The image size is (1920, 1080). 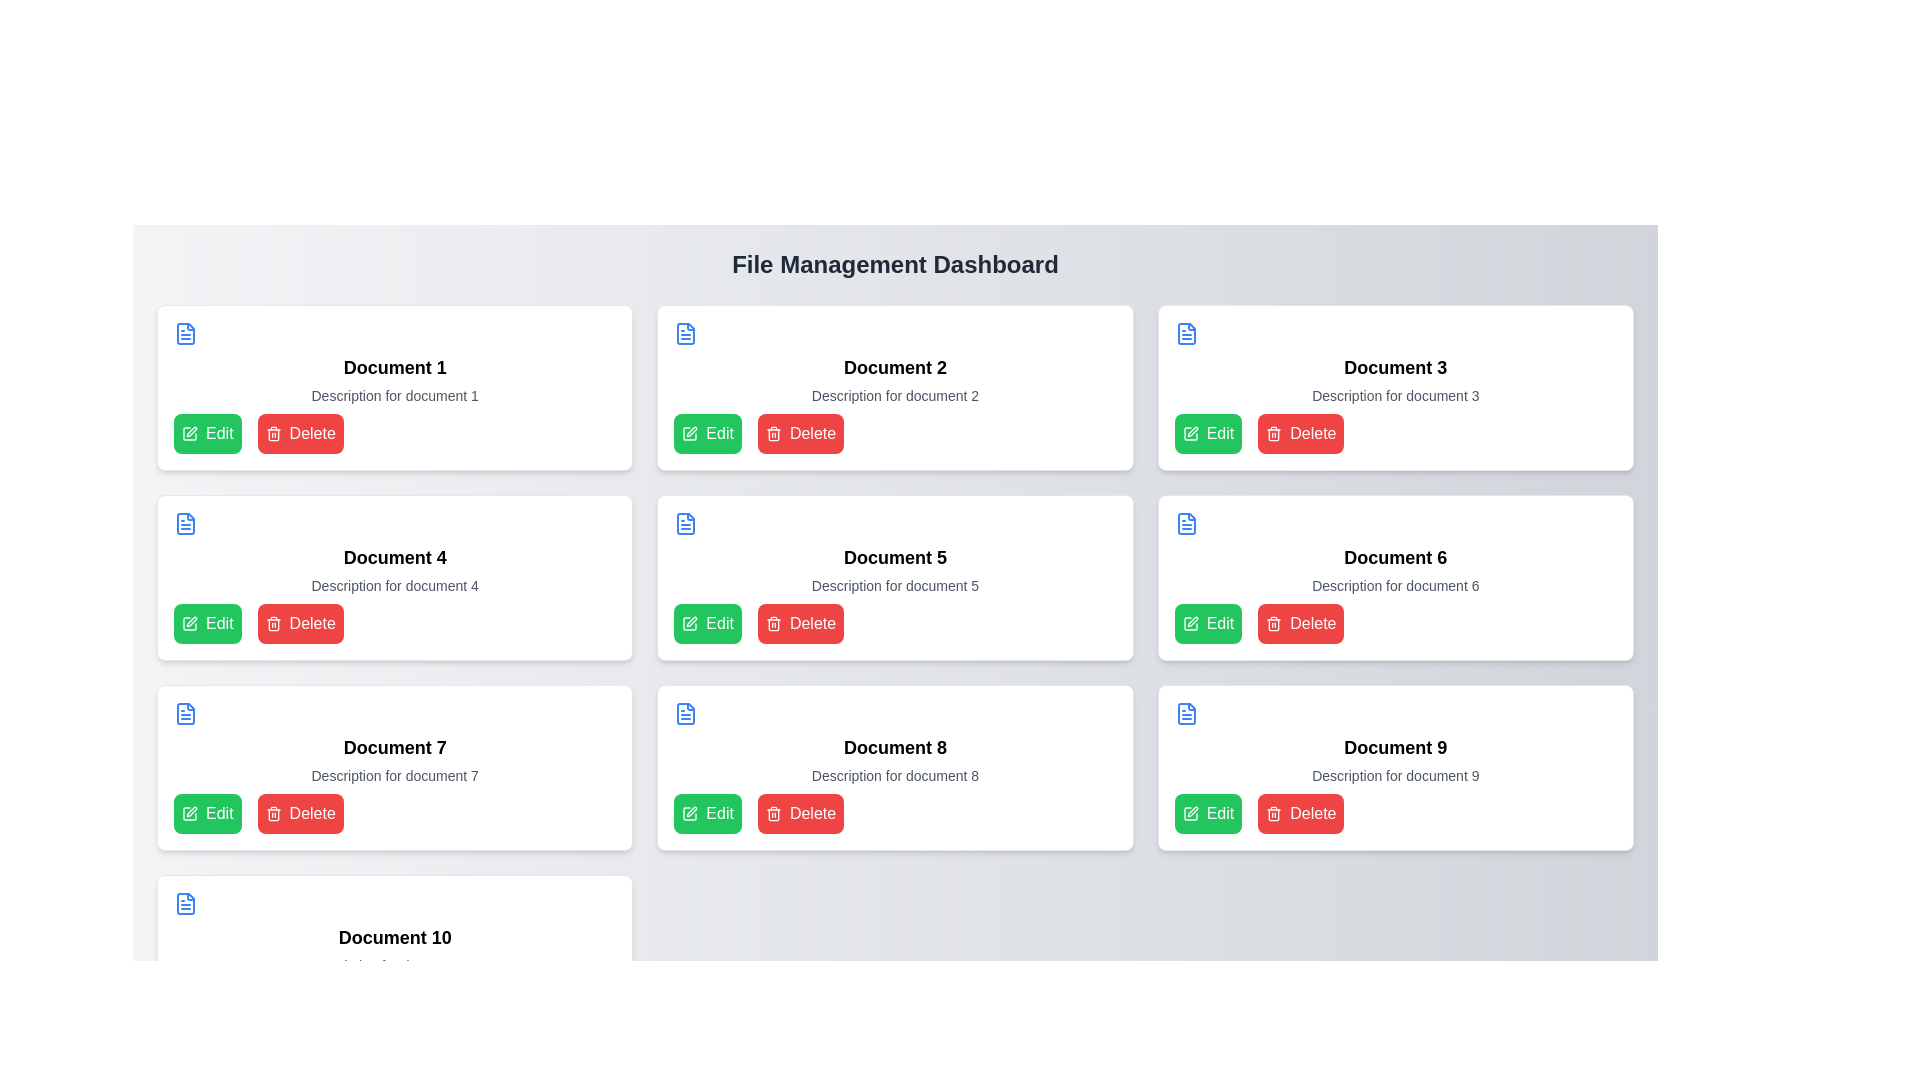 What do you see at coordinates (708, 623) in the screenshot?
I see `the green 'Edit' button with rounded edges and a pen icon, located below the 'Document 5' card in the third row of the dashboard grid layout` at bounding box center [708, 623].